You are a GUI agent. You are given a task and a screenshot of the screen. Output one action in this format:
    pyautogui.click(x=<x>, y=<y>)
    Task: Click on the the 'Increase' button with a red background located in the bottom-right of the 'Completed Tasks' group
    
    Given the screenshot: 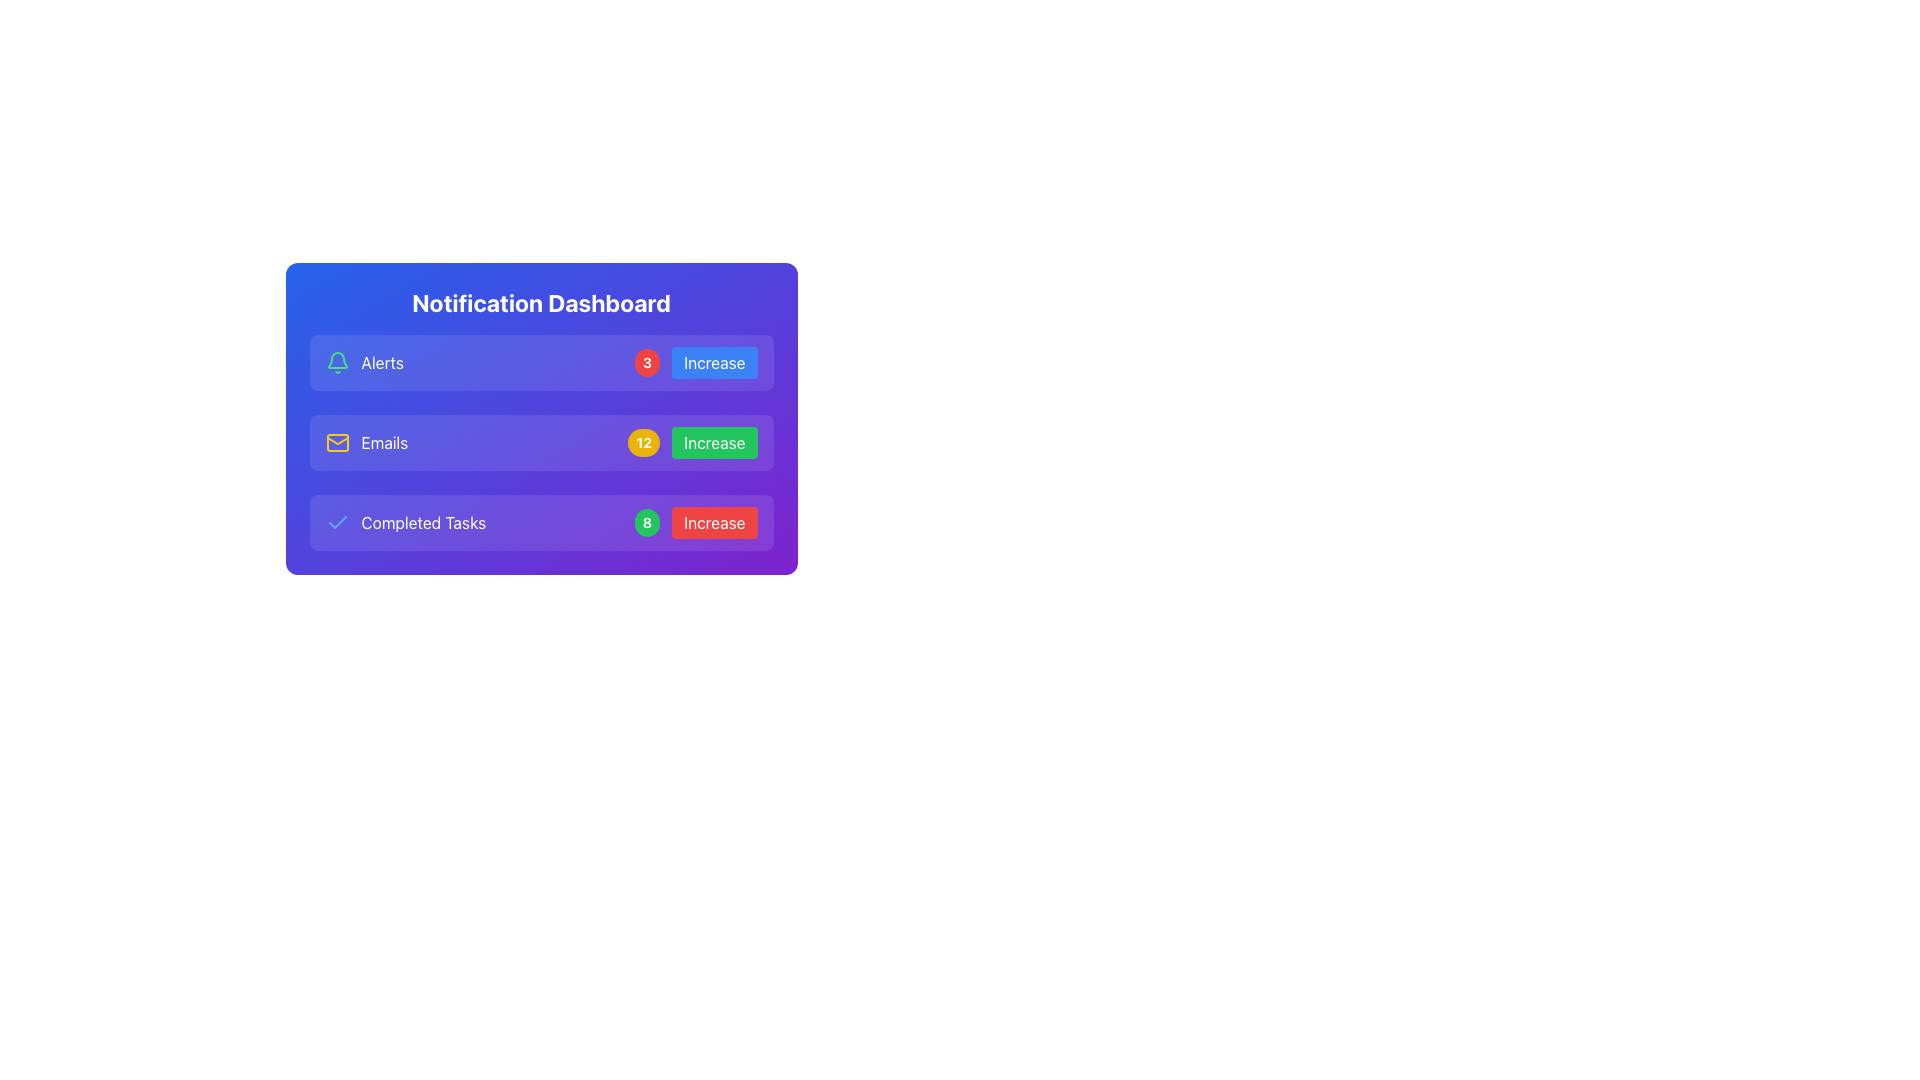 What is the action you would take?
    pyautogui.click(x=696, y=522)
    